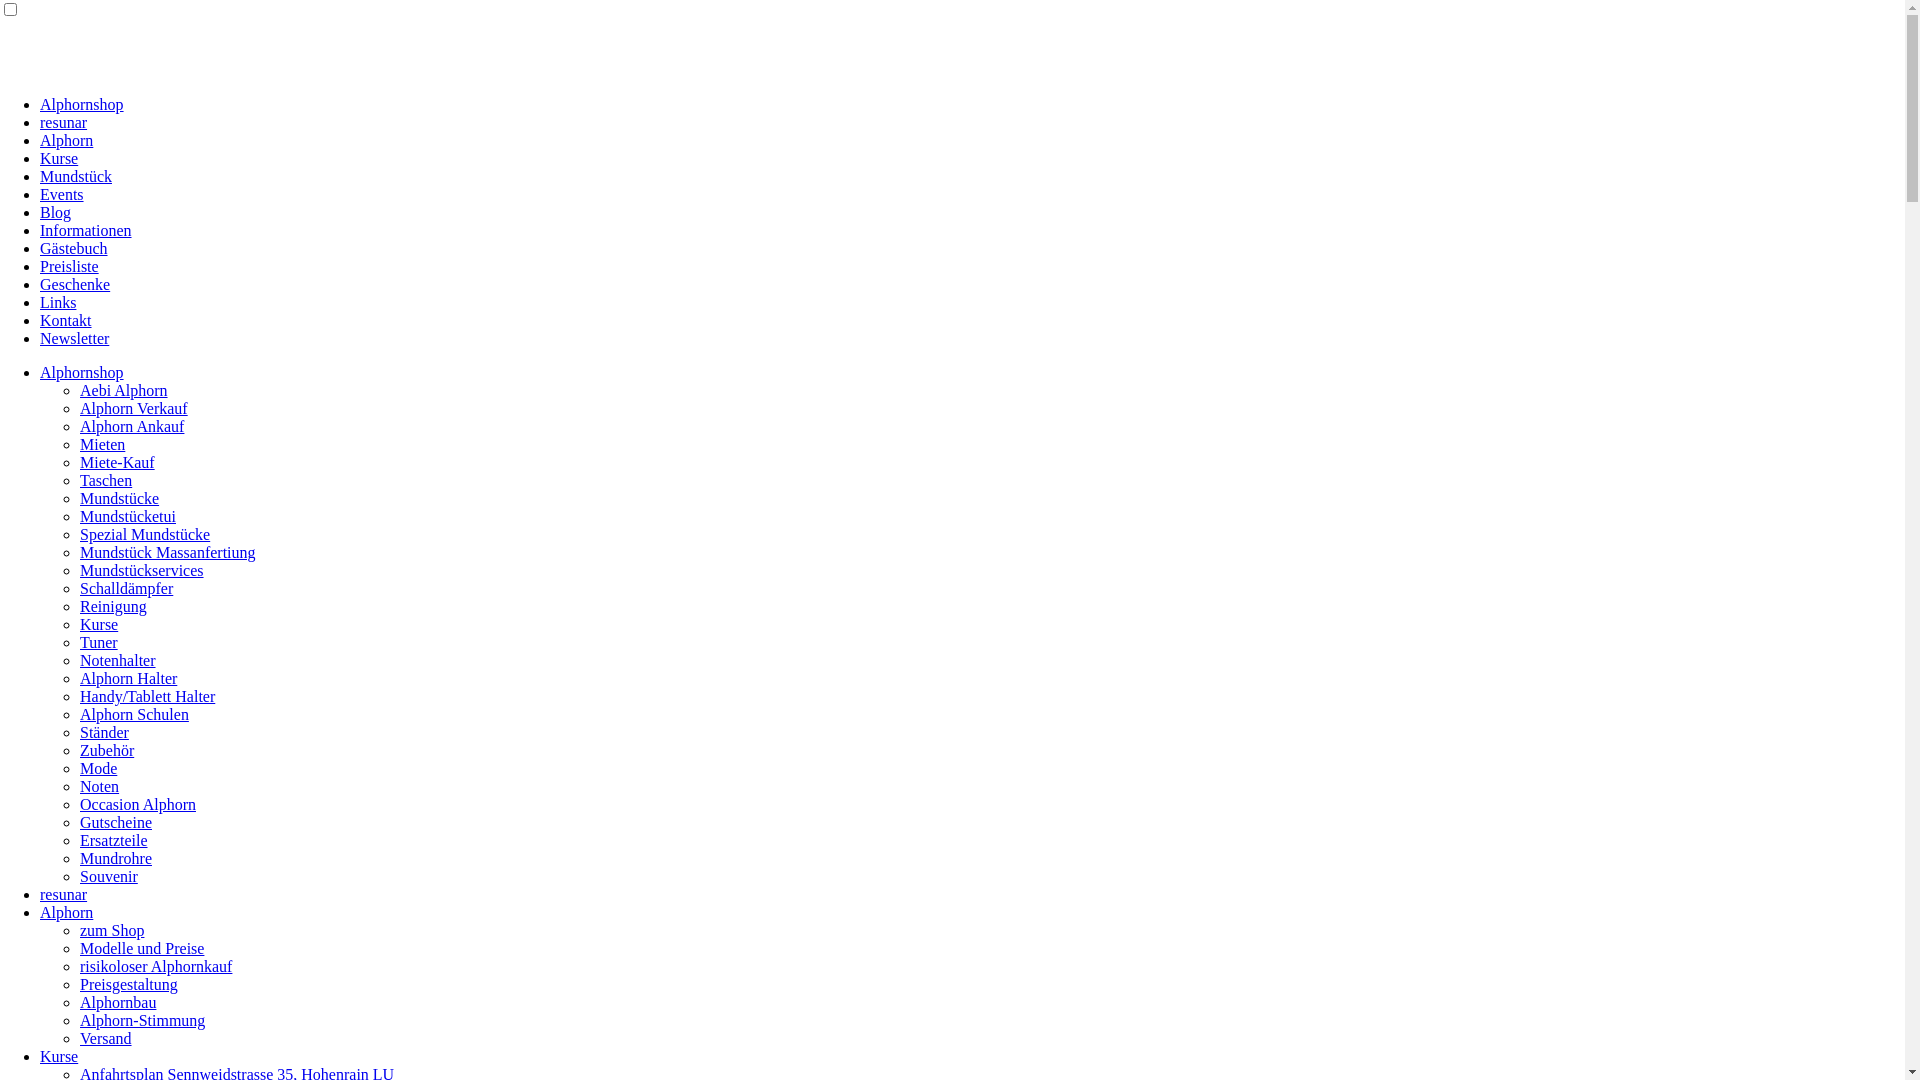 This screenshot has width=1920, height=1080. What do you see at coordinates (114, 857) in the screenshot?
I see `'Mundrohre'` at bounding box center [114, 857].